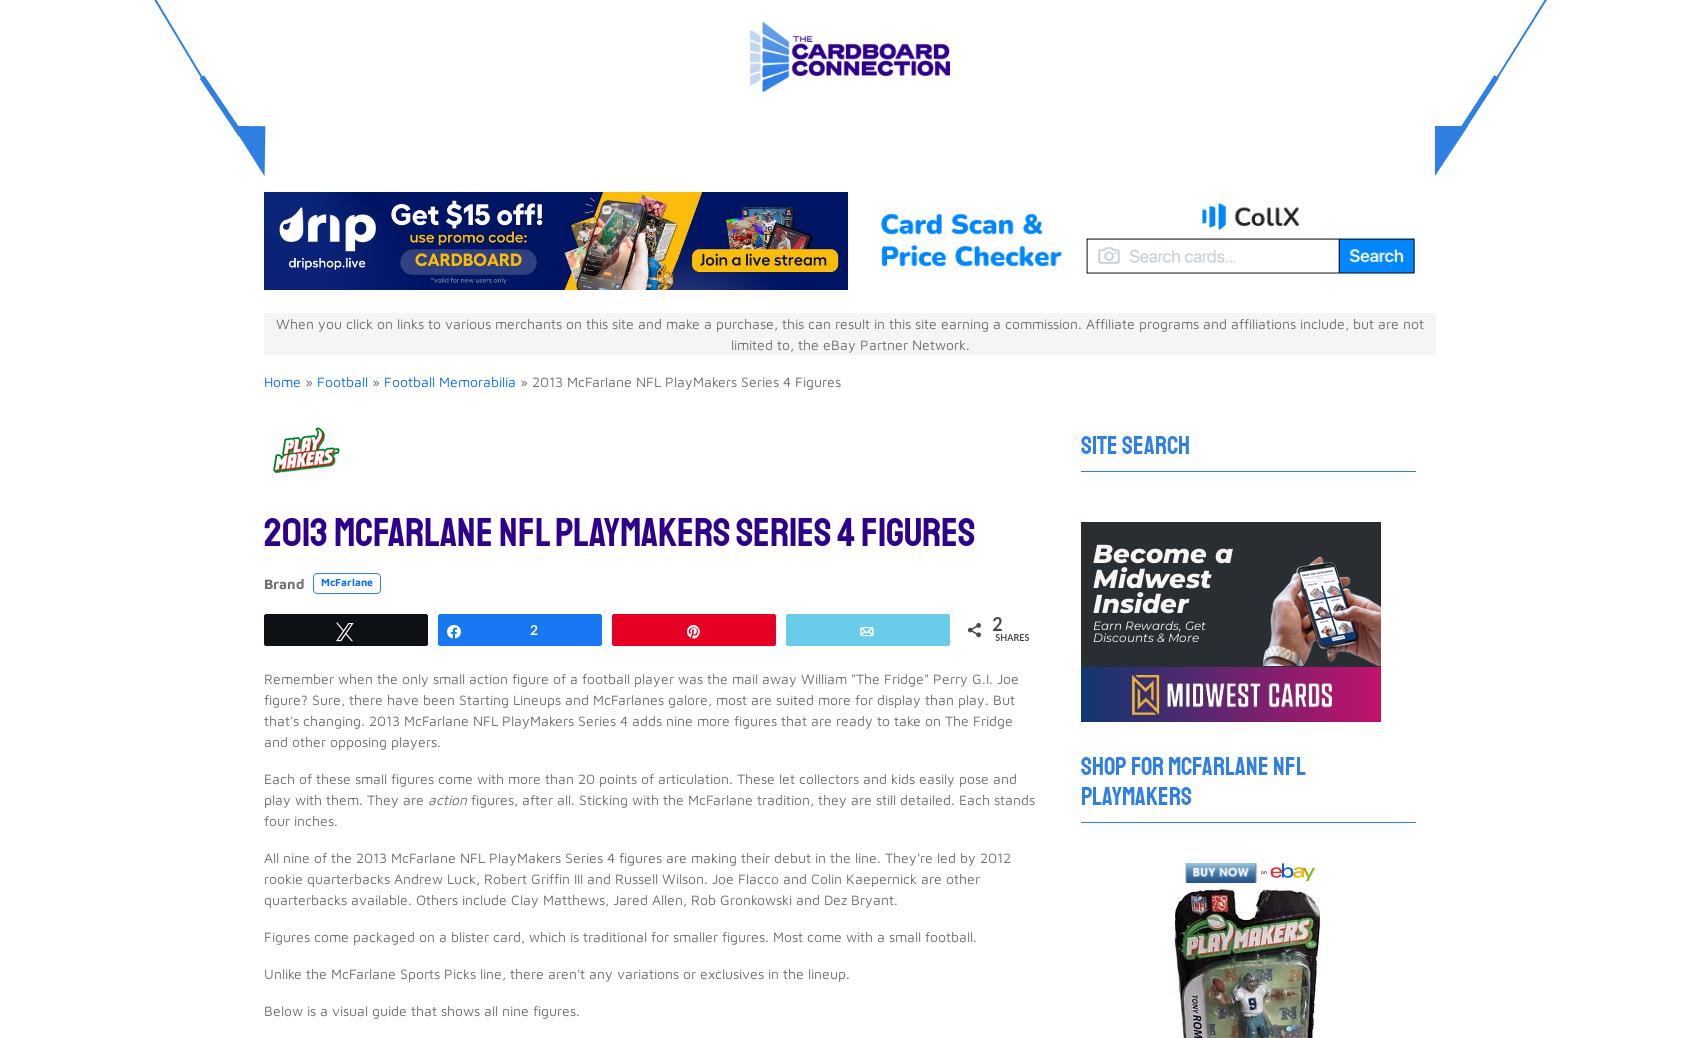  What do you see at coordinates (545, 533) in the screenshot?
I see `'McFarlane Toys Playmakers NFL Football - LeSean Mccoy - (BOX ONLY!) 📦'` at bounding box center [545, 533].